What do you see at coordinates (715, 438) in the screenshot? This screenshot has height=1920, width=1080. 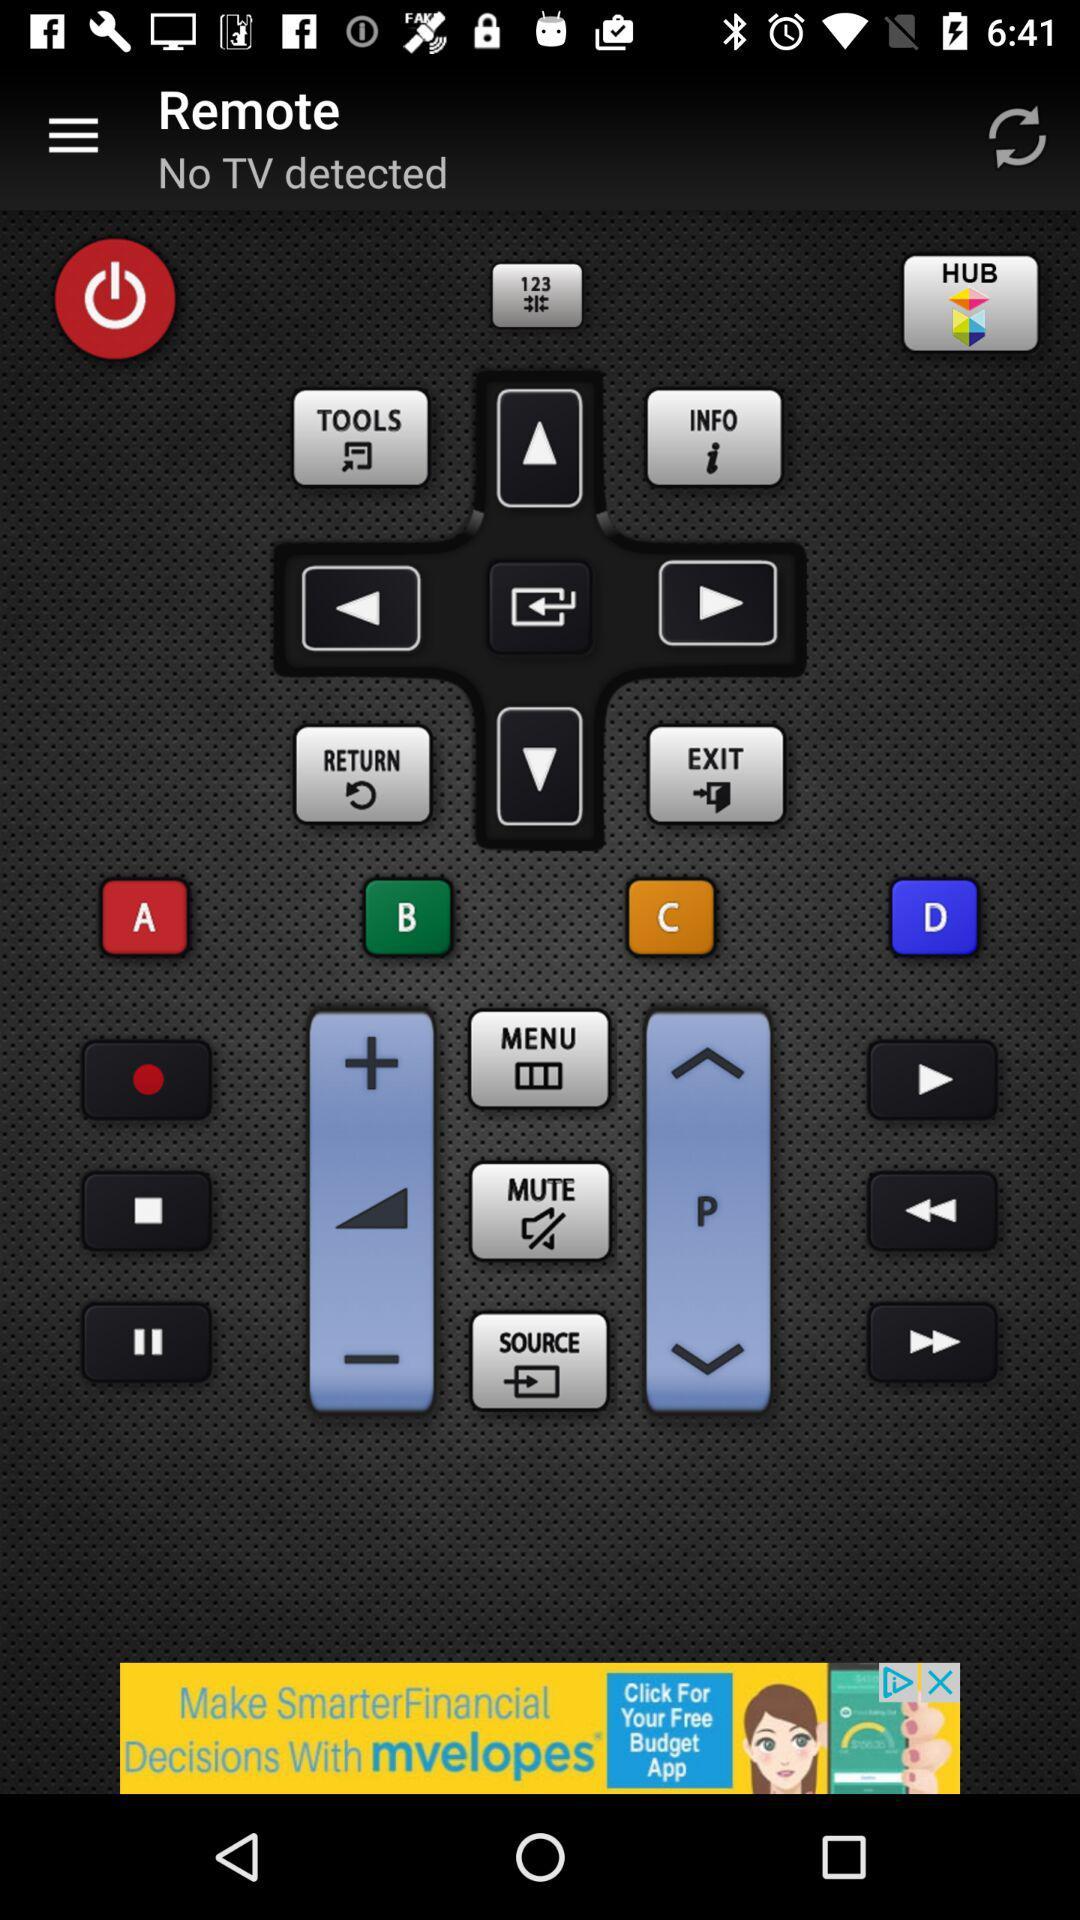 I see `the facebook icon` at bounding box center [715, 438].